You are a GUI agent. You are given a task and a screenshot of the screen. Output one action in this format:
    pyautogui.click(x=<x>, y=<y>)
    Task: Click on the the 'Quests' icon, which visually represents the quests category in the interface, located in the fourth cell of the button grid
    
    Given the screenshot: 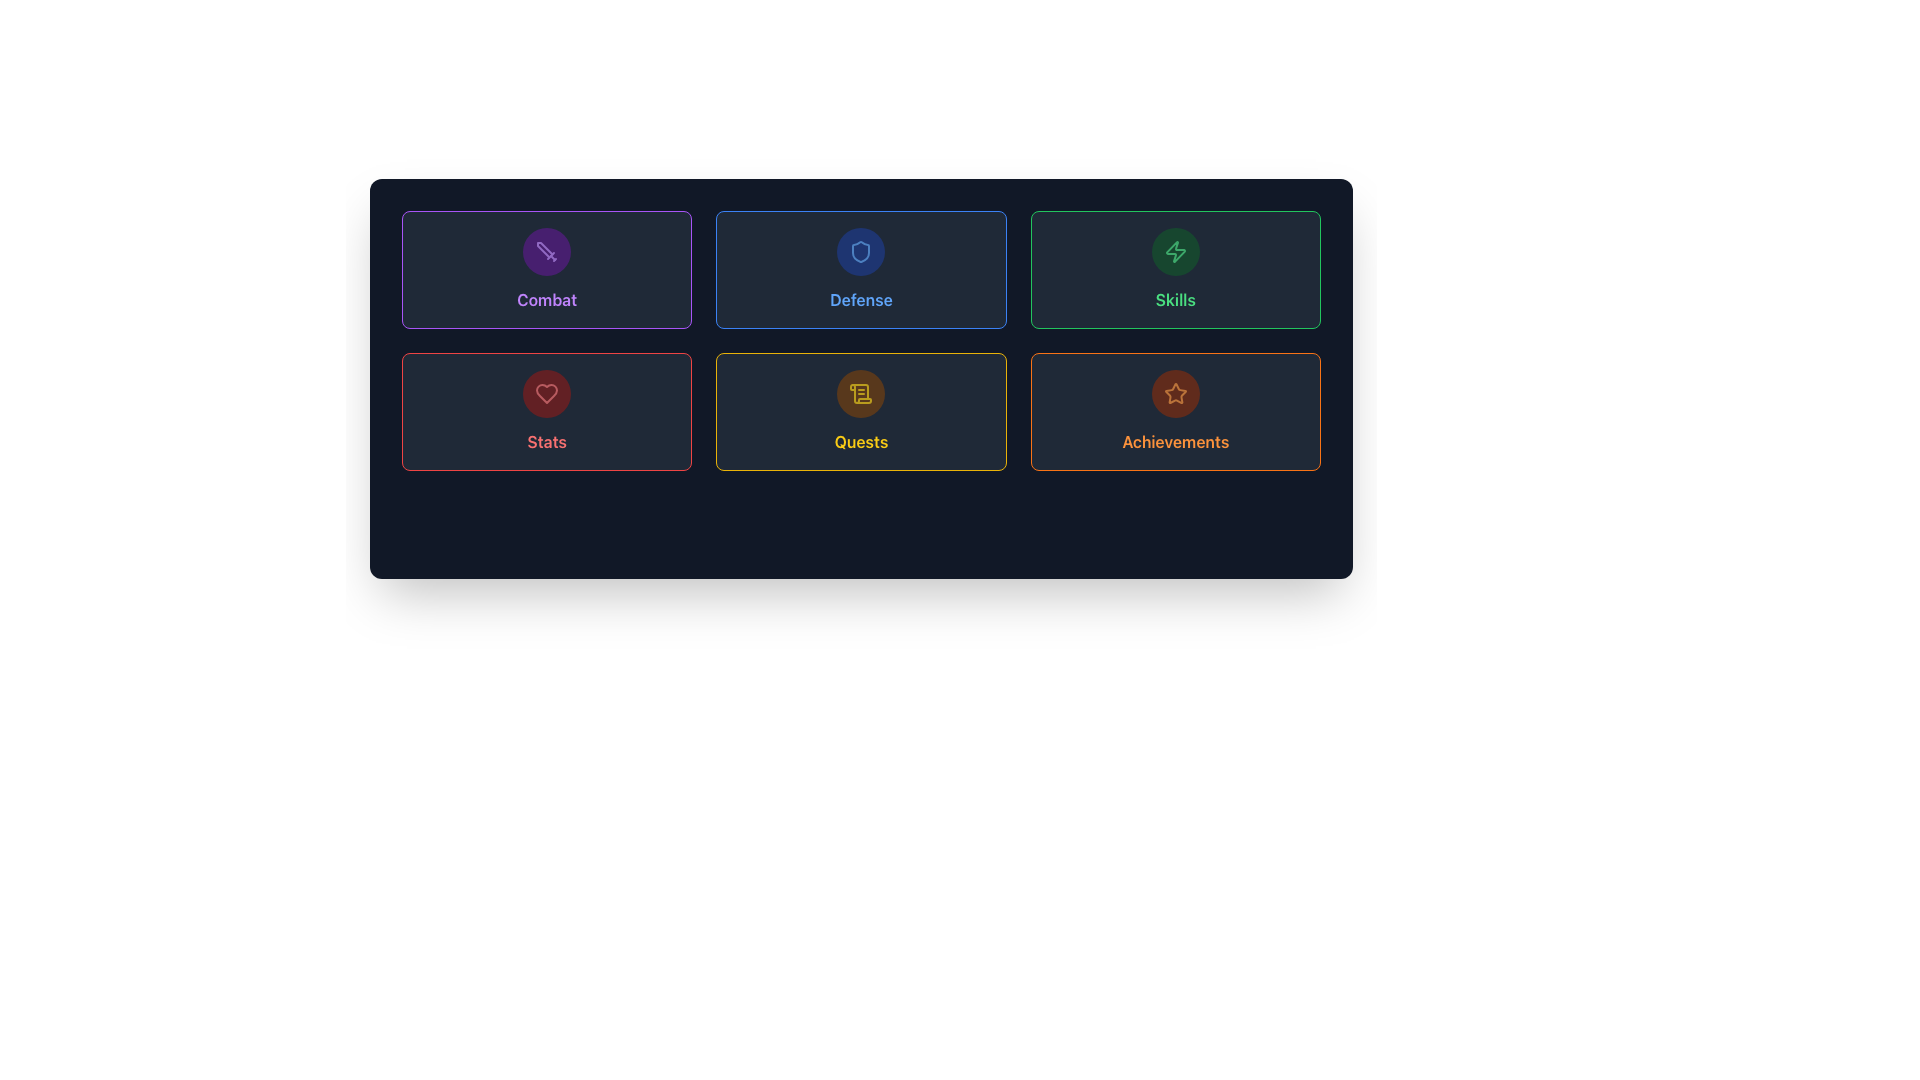 What is the action you would take?
    pyautogui.click(x=860, y=392)
    